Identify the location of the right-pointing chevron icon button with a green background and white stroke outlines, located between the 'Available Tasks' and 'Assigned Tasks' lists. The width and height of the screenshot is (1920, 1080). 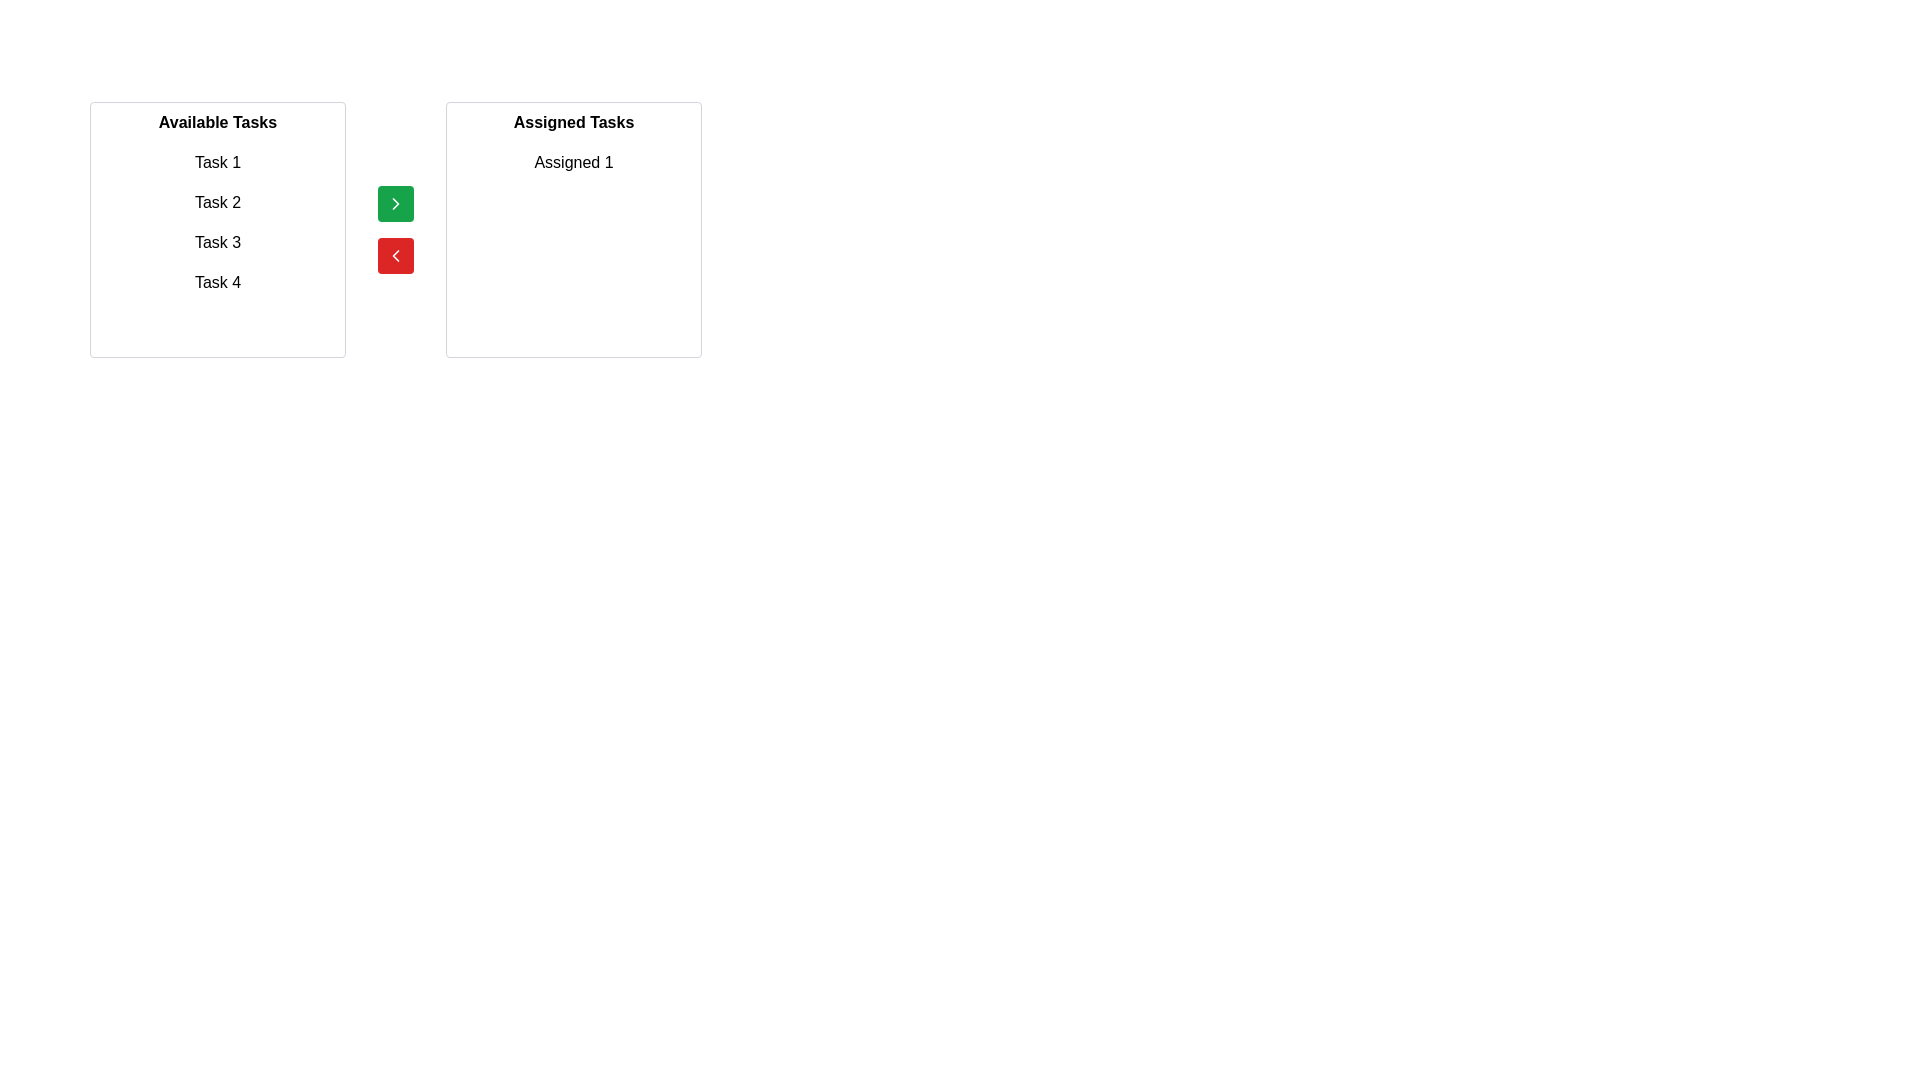
(395, 204).